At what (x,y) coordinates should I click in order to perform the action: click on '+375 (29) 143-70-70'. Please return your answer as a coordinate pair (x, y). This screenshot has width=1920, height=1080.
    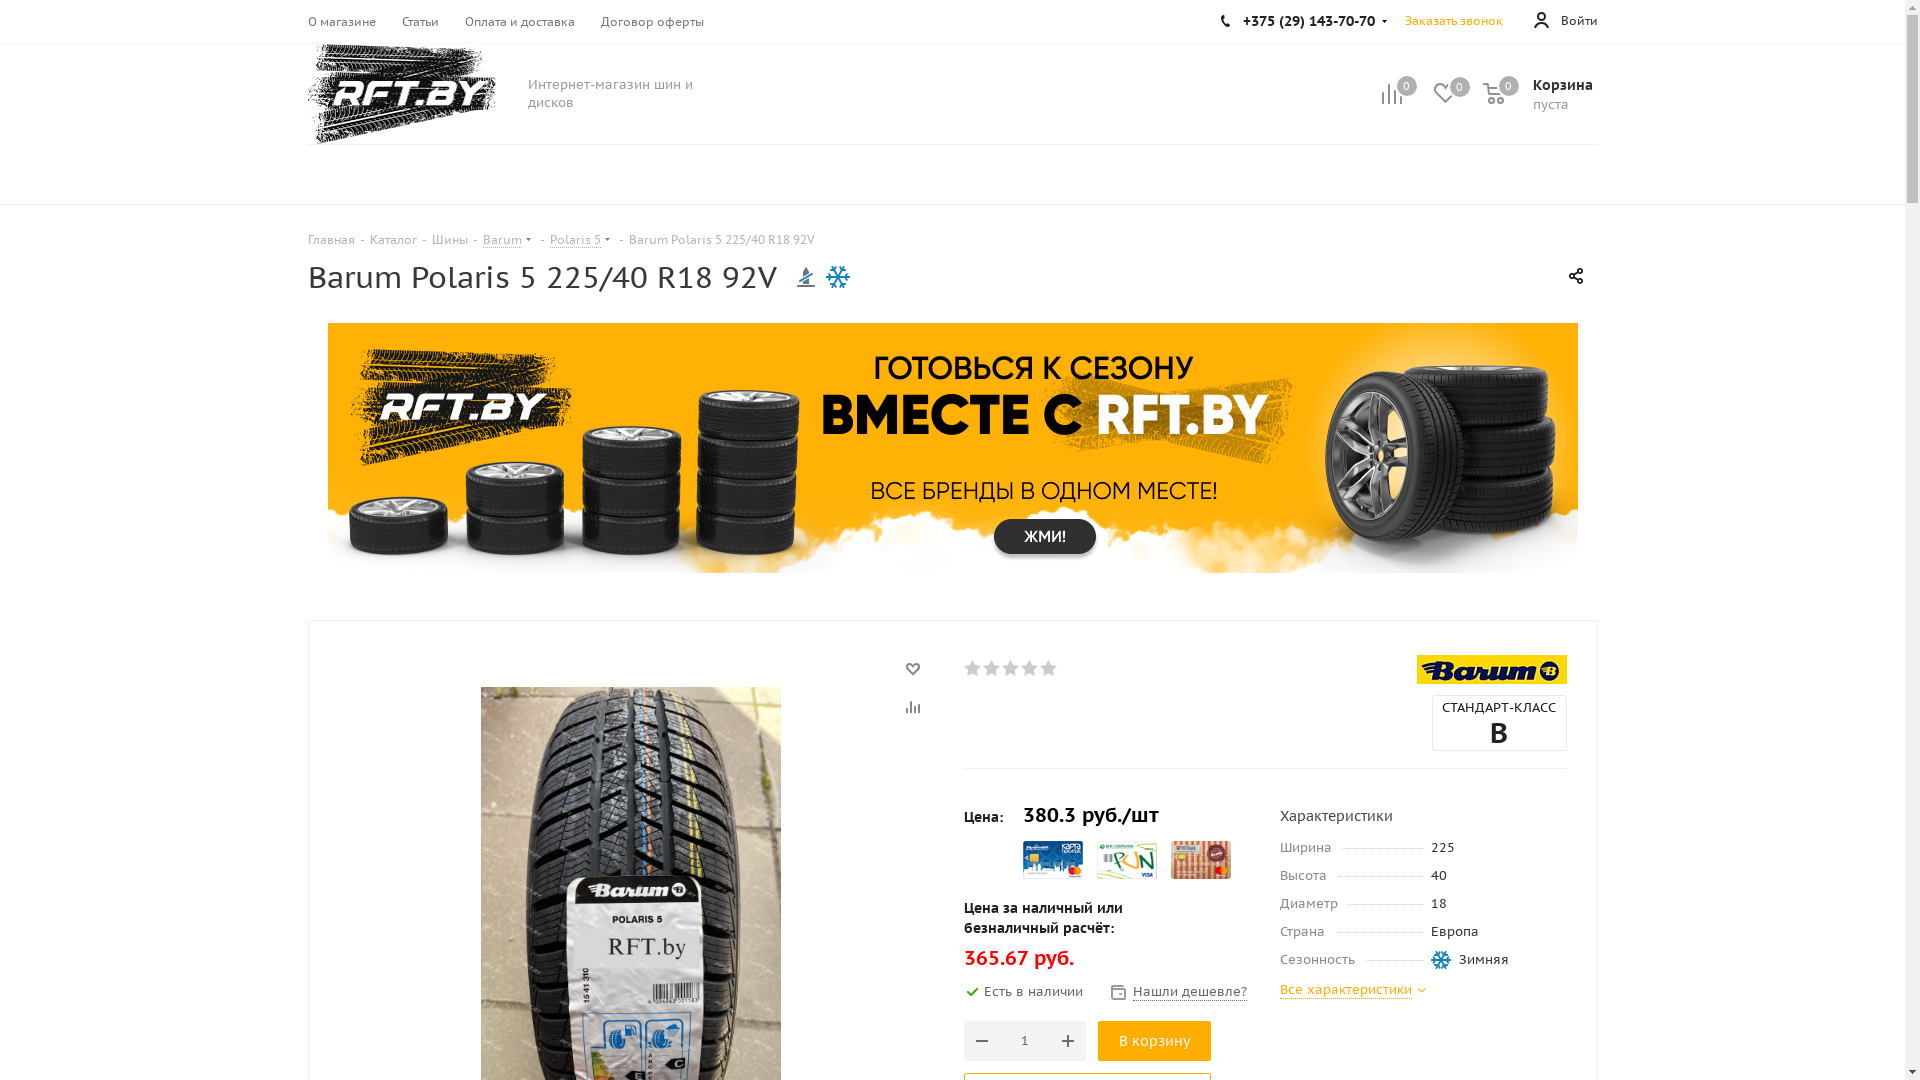
    Looking at the image, I should click on (1304, 20).